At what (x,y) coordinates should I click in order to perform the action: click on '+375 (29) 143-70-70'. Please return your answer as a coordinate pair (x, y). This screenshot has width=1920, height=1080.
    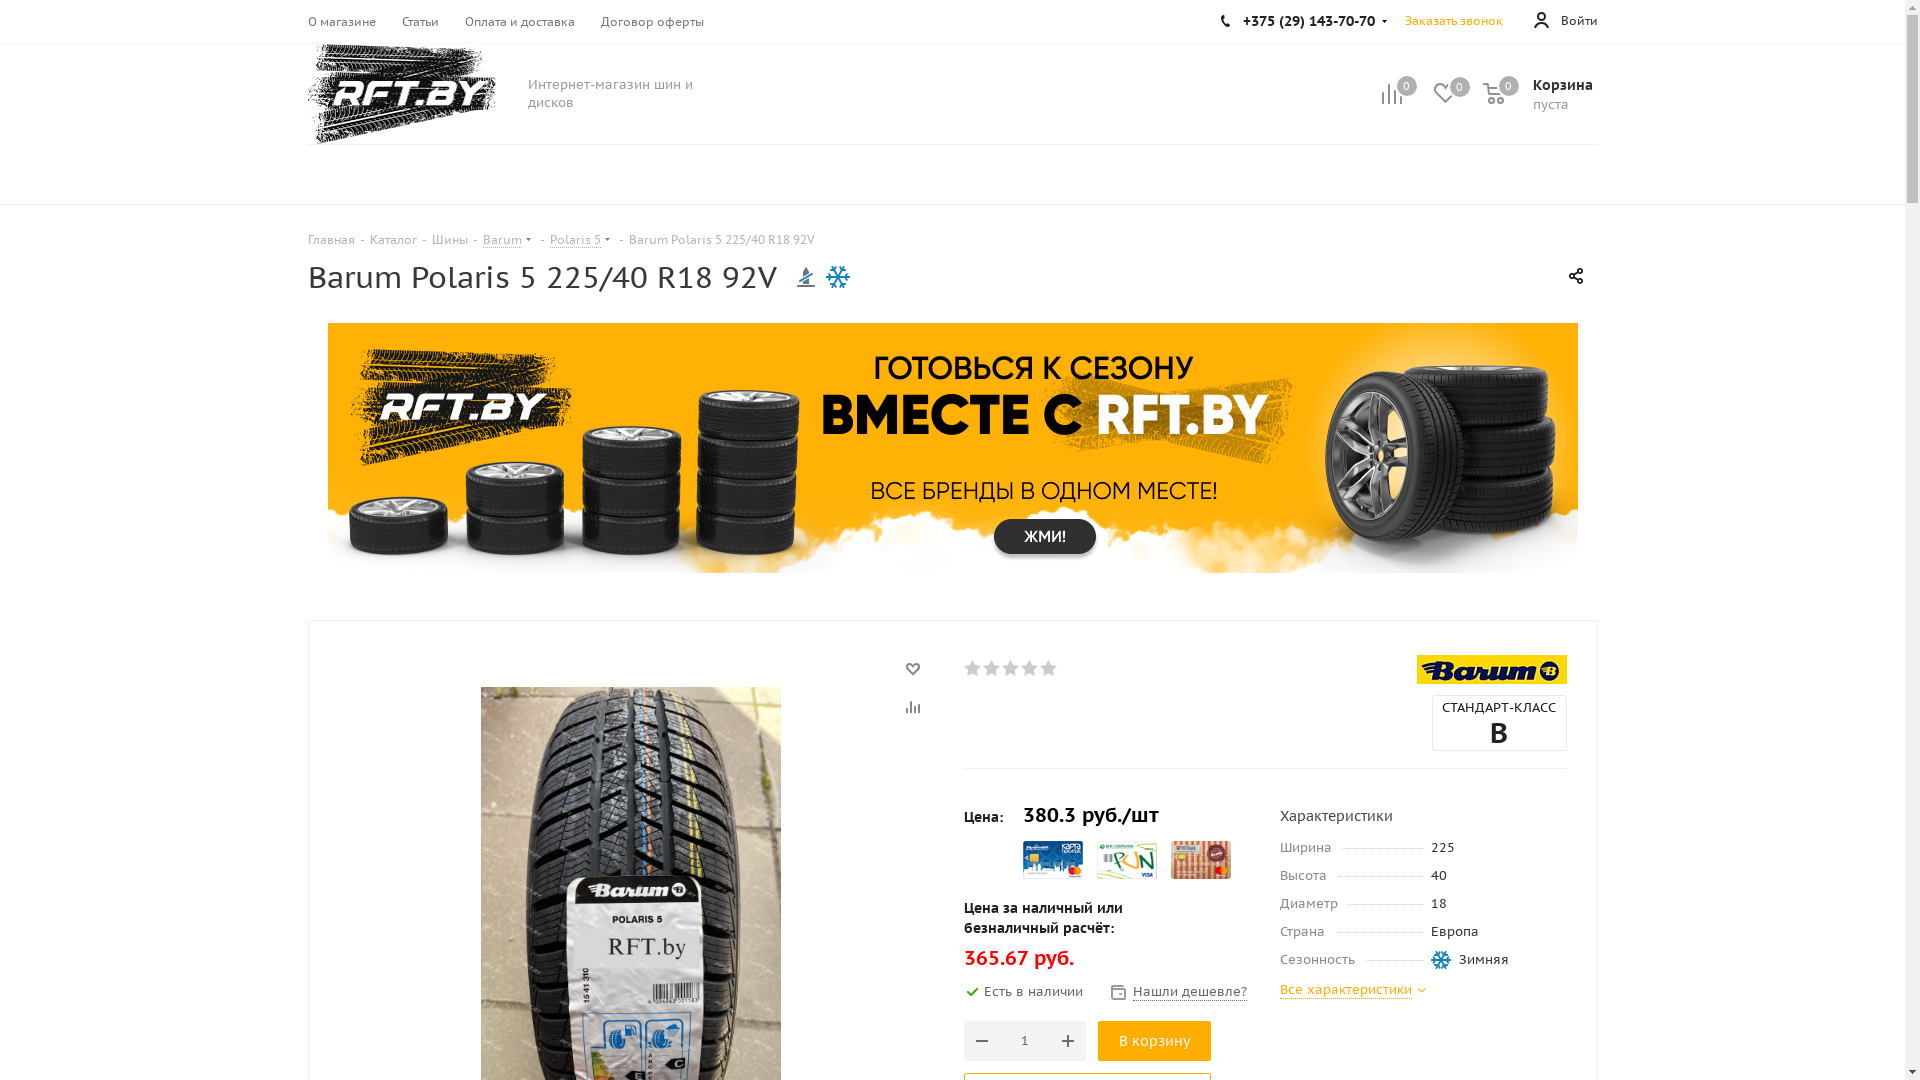
    Looking at the image, I should click on (1304, 20).